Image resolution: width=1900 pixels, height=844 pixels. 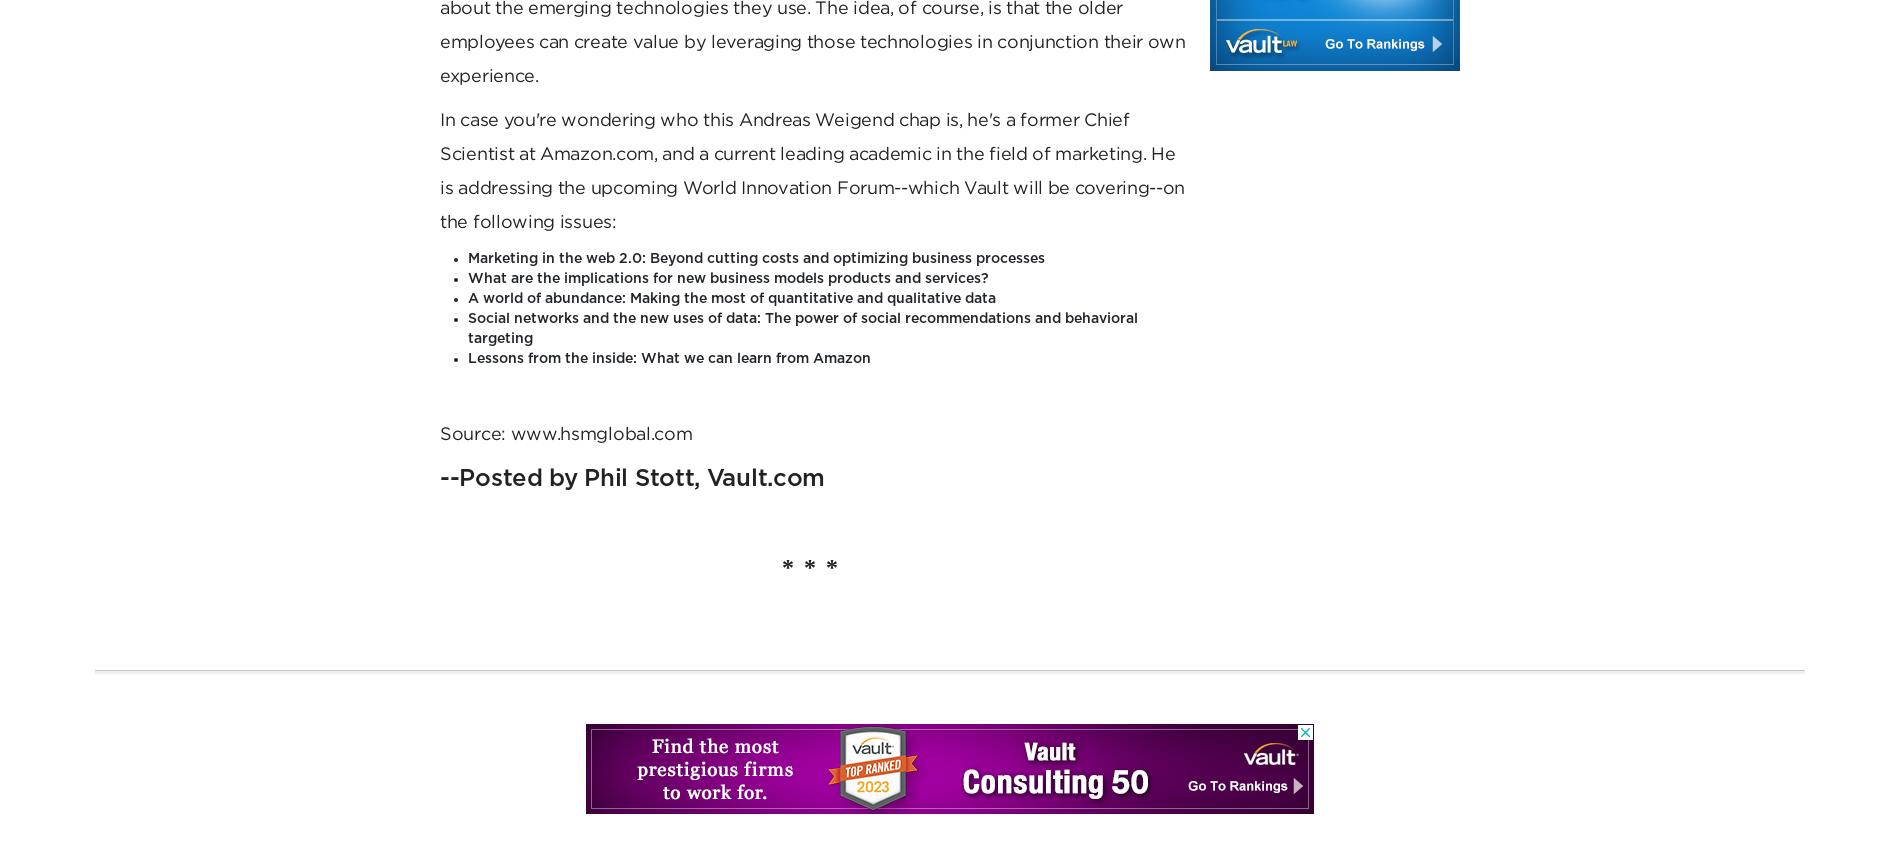 What do you see at coordinates (1390, 194) in the screenshot?
I see `'Help Center'` at bounding box center [1390, 194].